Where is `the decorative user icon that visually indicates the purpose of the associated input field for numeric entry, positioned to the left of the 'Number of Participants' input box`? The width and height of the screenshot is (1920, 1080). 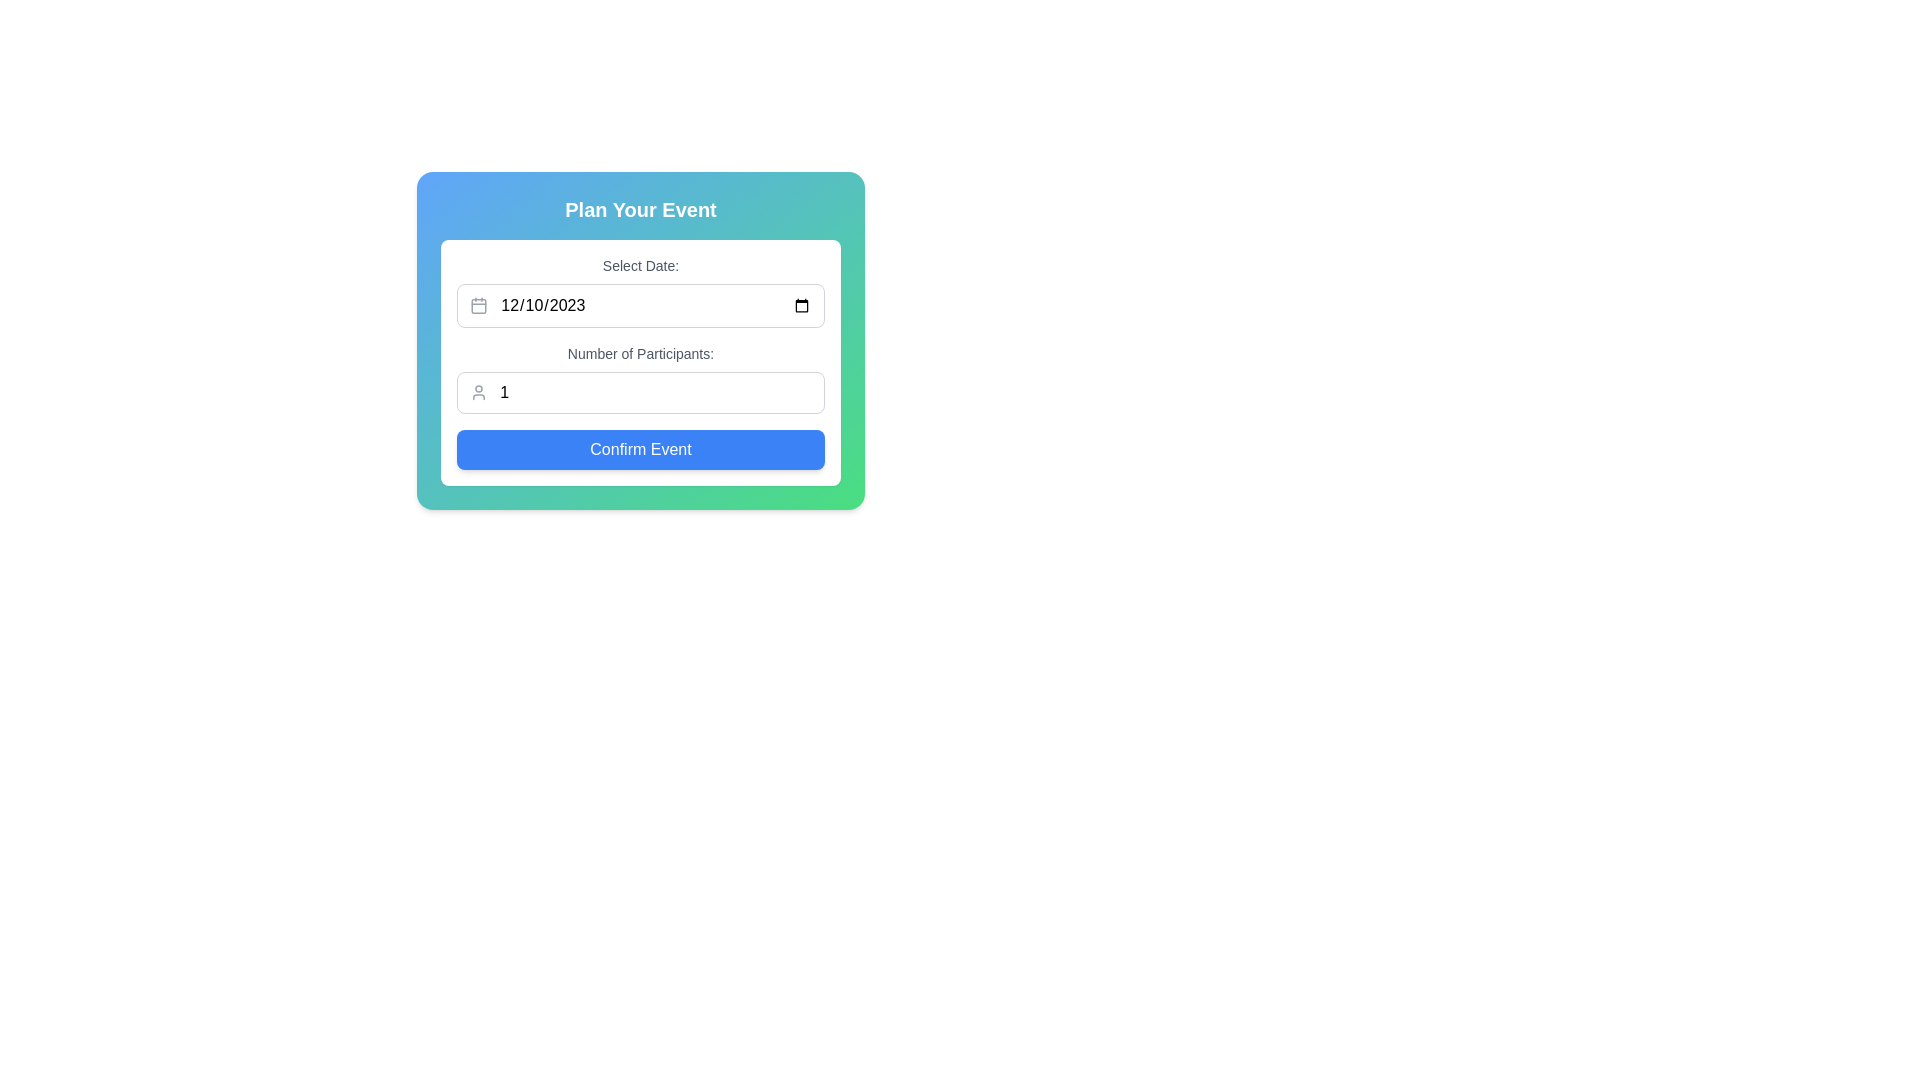
the decorative user icon that visually indicates the purpose of the associated input field for numeric entry, positioned to the left of the 'Number of Participants' input box is located at coordinates (478, 393).